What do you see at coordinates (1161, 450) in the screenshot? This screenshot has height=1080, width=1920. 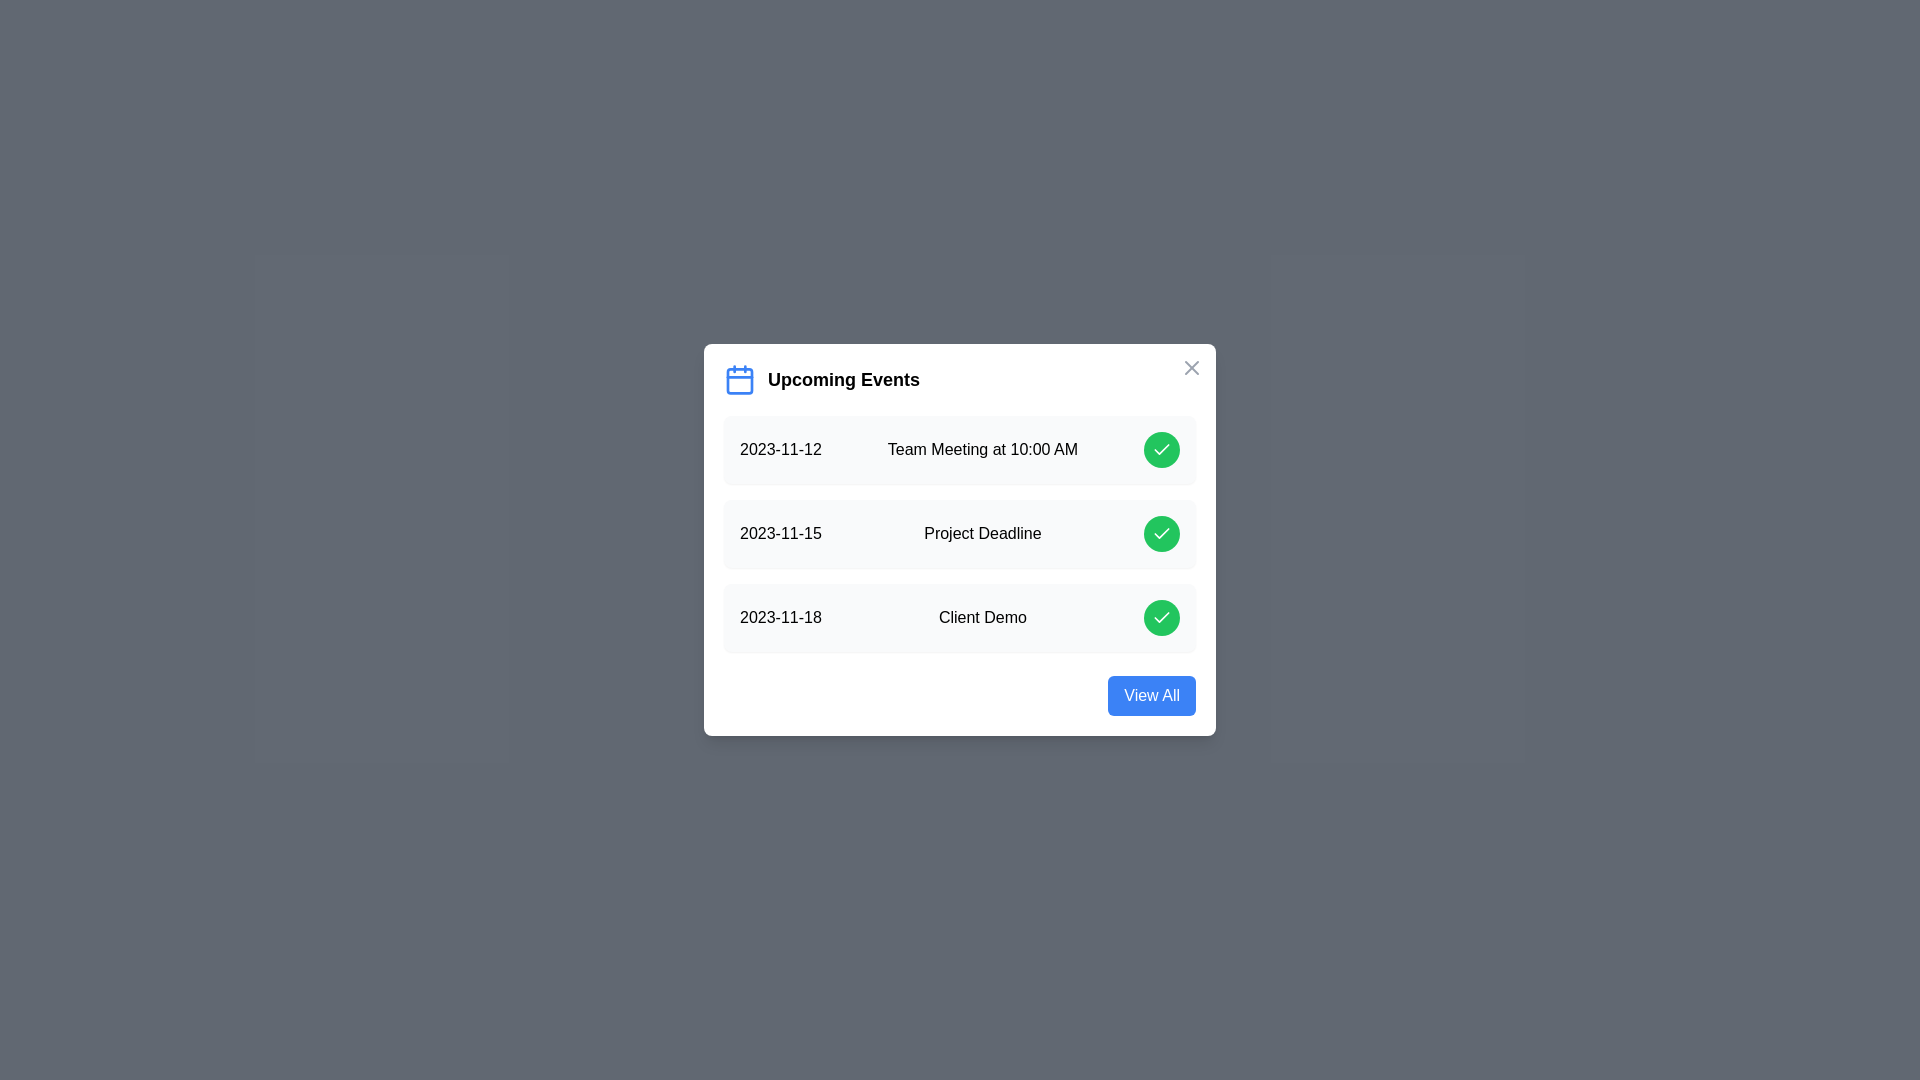 I see `green check button for the event Team Meeting at 10:00 AM` at bounding box center [1161, 450].